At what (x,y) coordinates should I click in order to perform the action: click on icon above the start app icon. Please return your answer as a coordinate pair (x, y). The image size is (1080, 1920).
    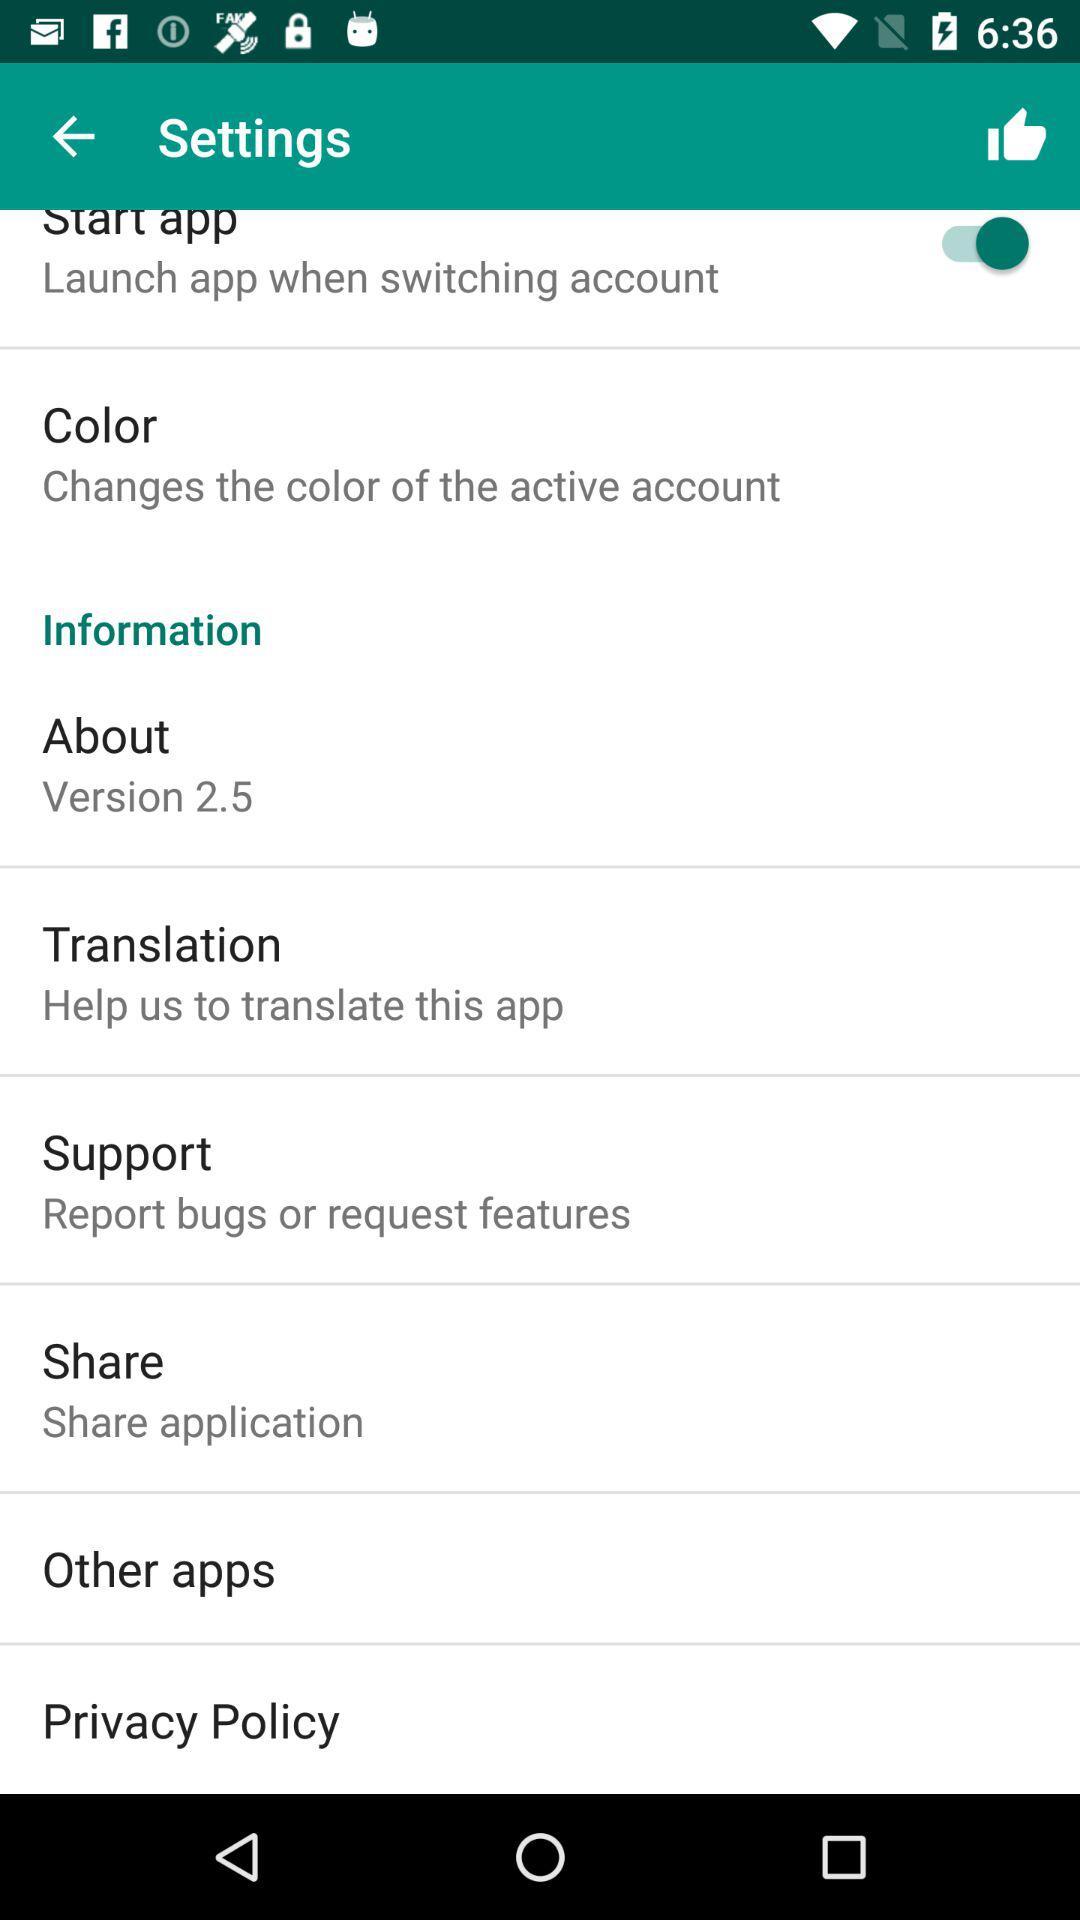
    Looking at the image, I should click on (72, 135).